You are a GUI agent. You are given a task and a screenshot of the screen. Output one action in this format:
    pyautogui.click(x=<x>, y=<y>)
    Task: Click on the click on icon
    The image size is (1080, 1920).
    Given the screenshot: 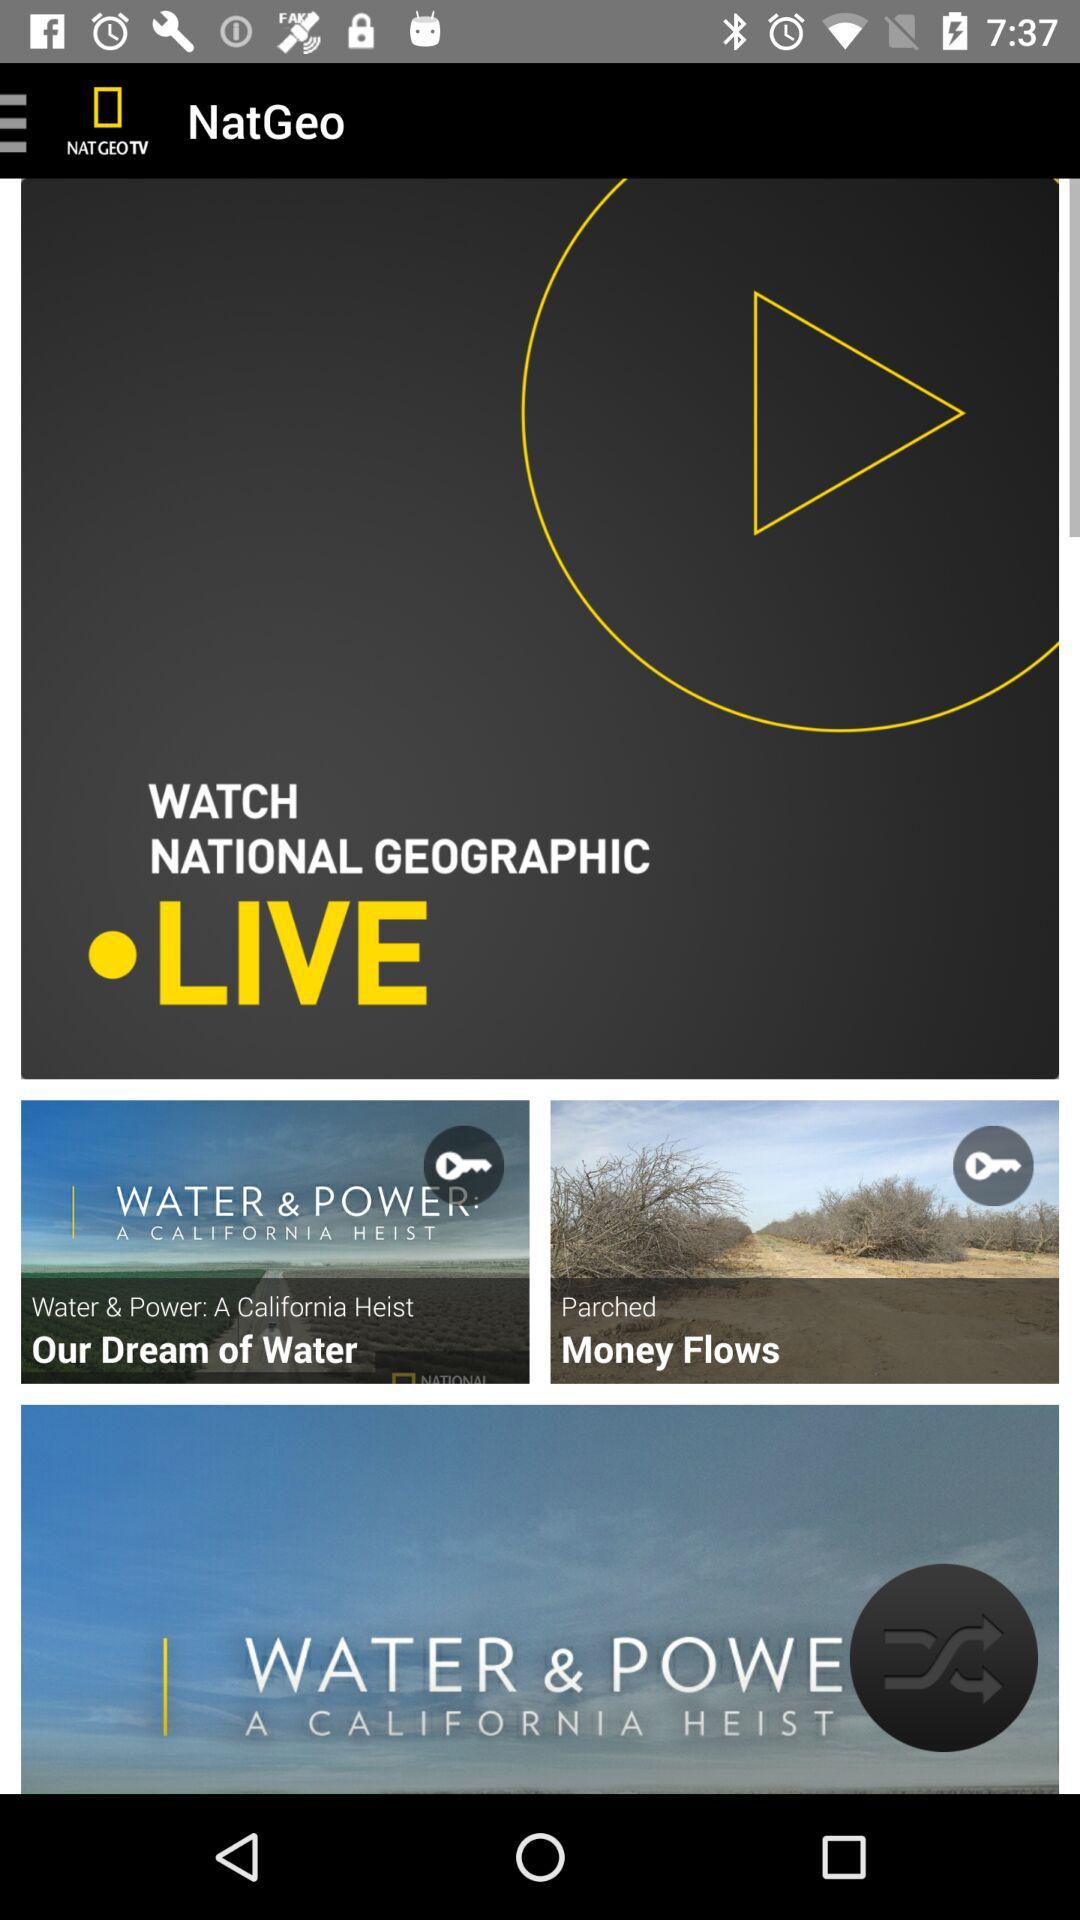 What is the action you would take?
    pyautogui.click(x=275, y=1241)
    